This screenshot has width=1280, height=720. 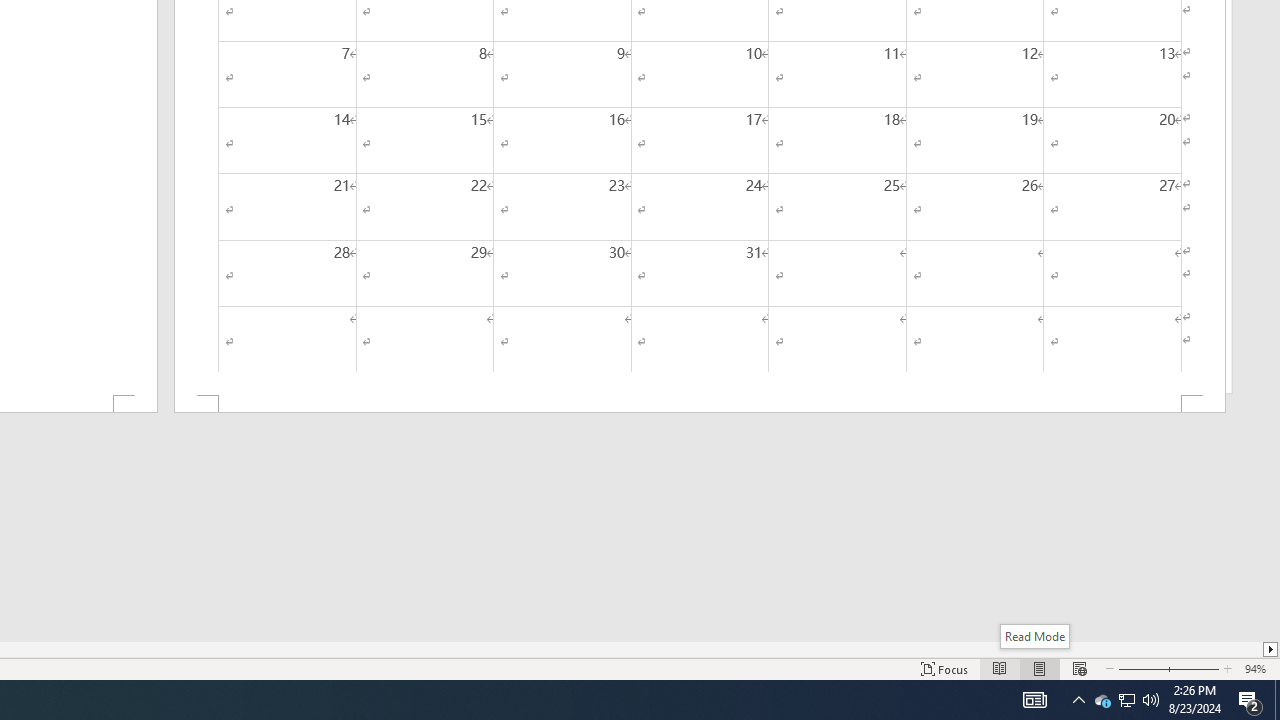 I want to click on 'Column right', so click(x=1270, y=649).